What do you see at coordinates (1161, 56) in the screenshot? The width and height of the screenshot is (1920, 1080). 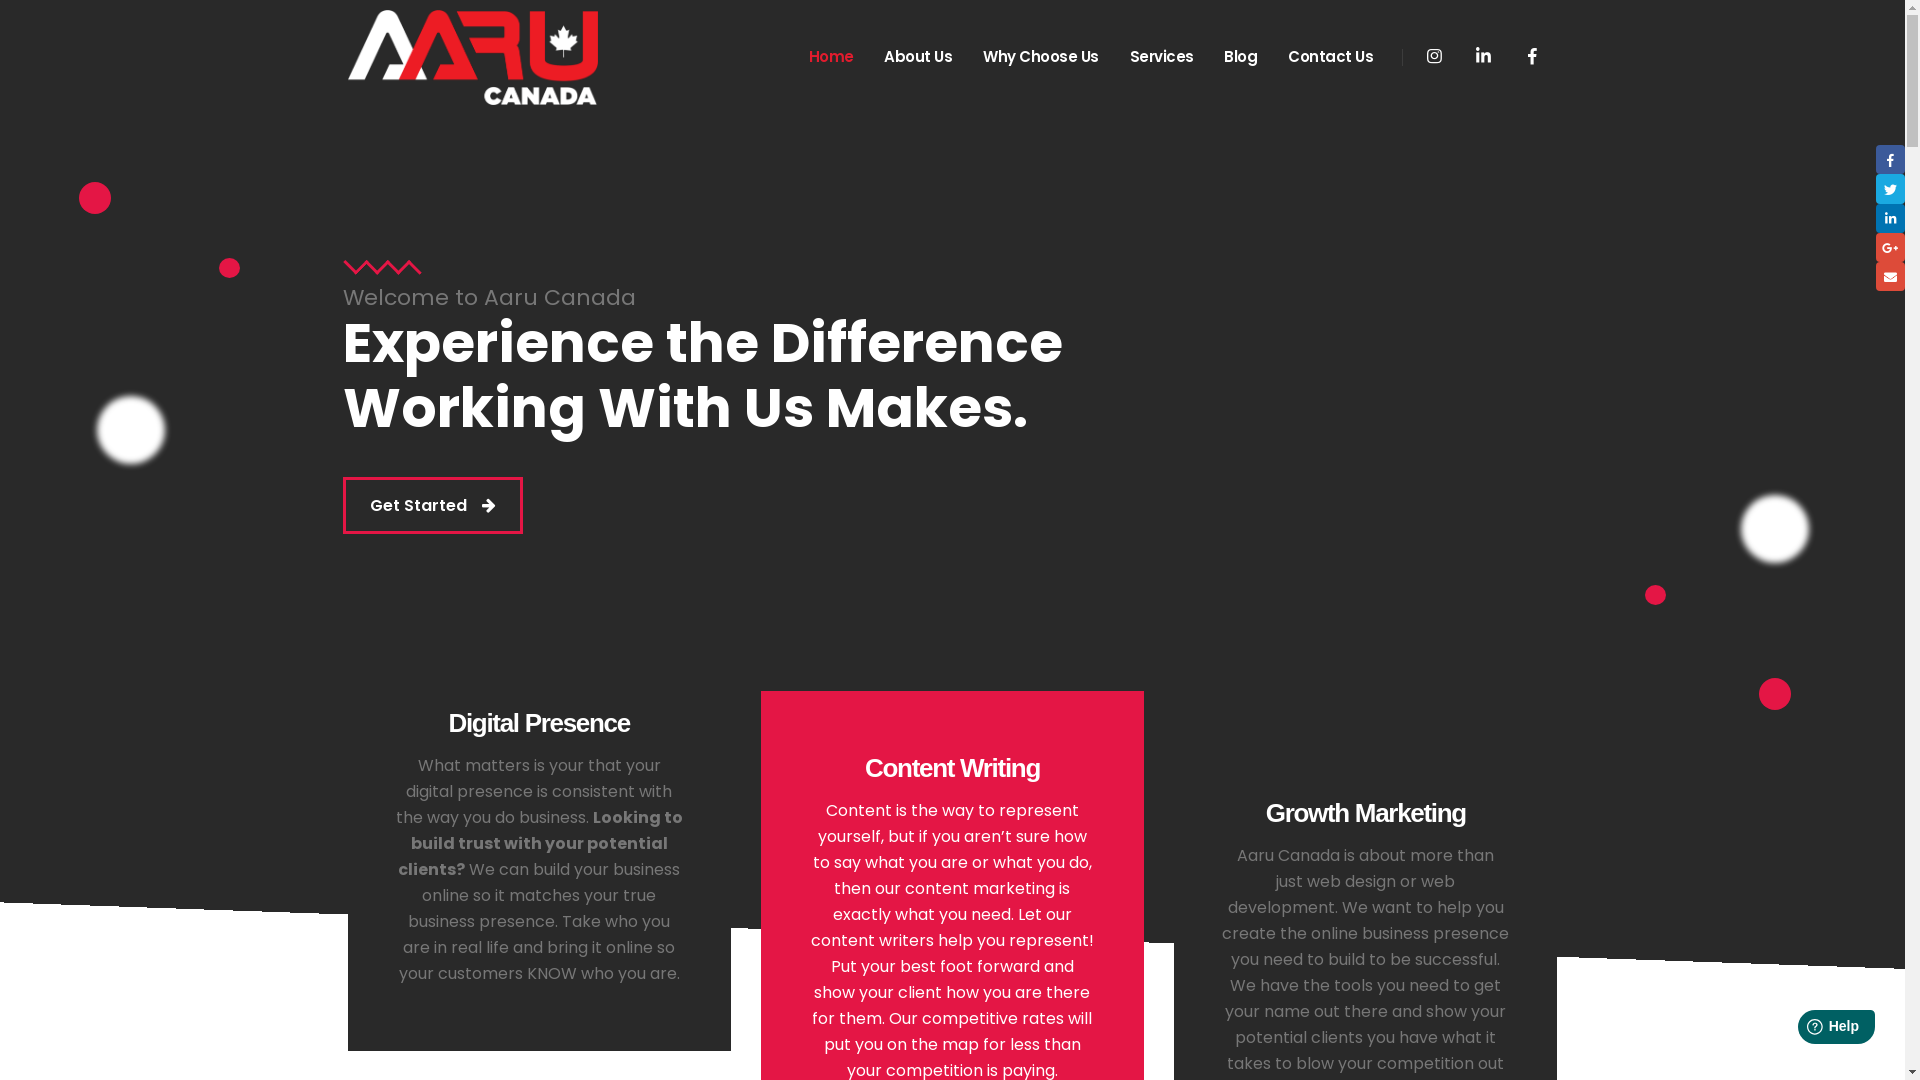 I see `'Services'` at bounding box center [1161, 56].